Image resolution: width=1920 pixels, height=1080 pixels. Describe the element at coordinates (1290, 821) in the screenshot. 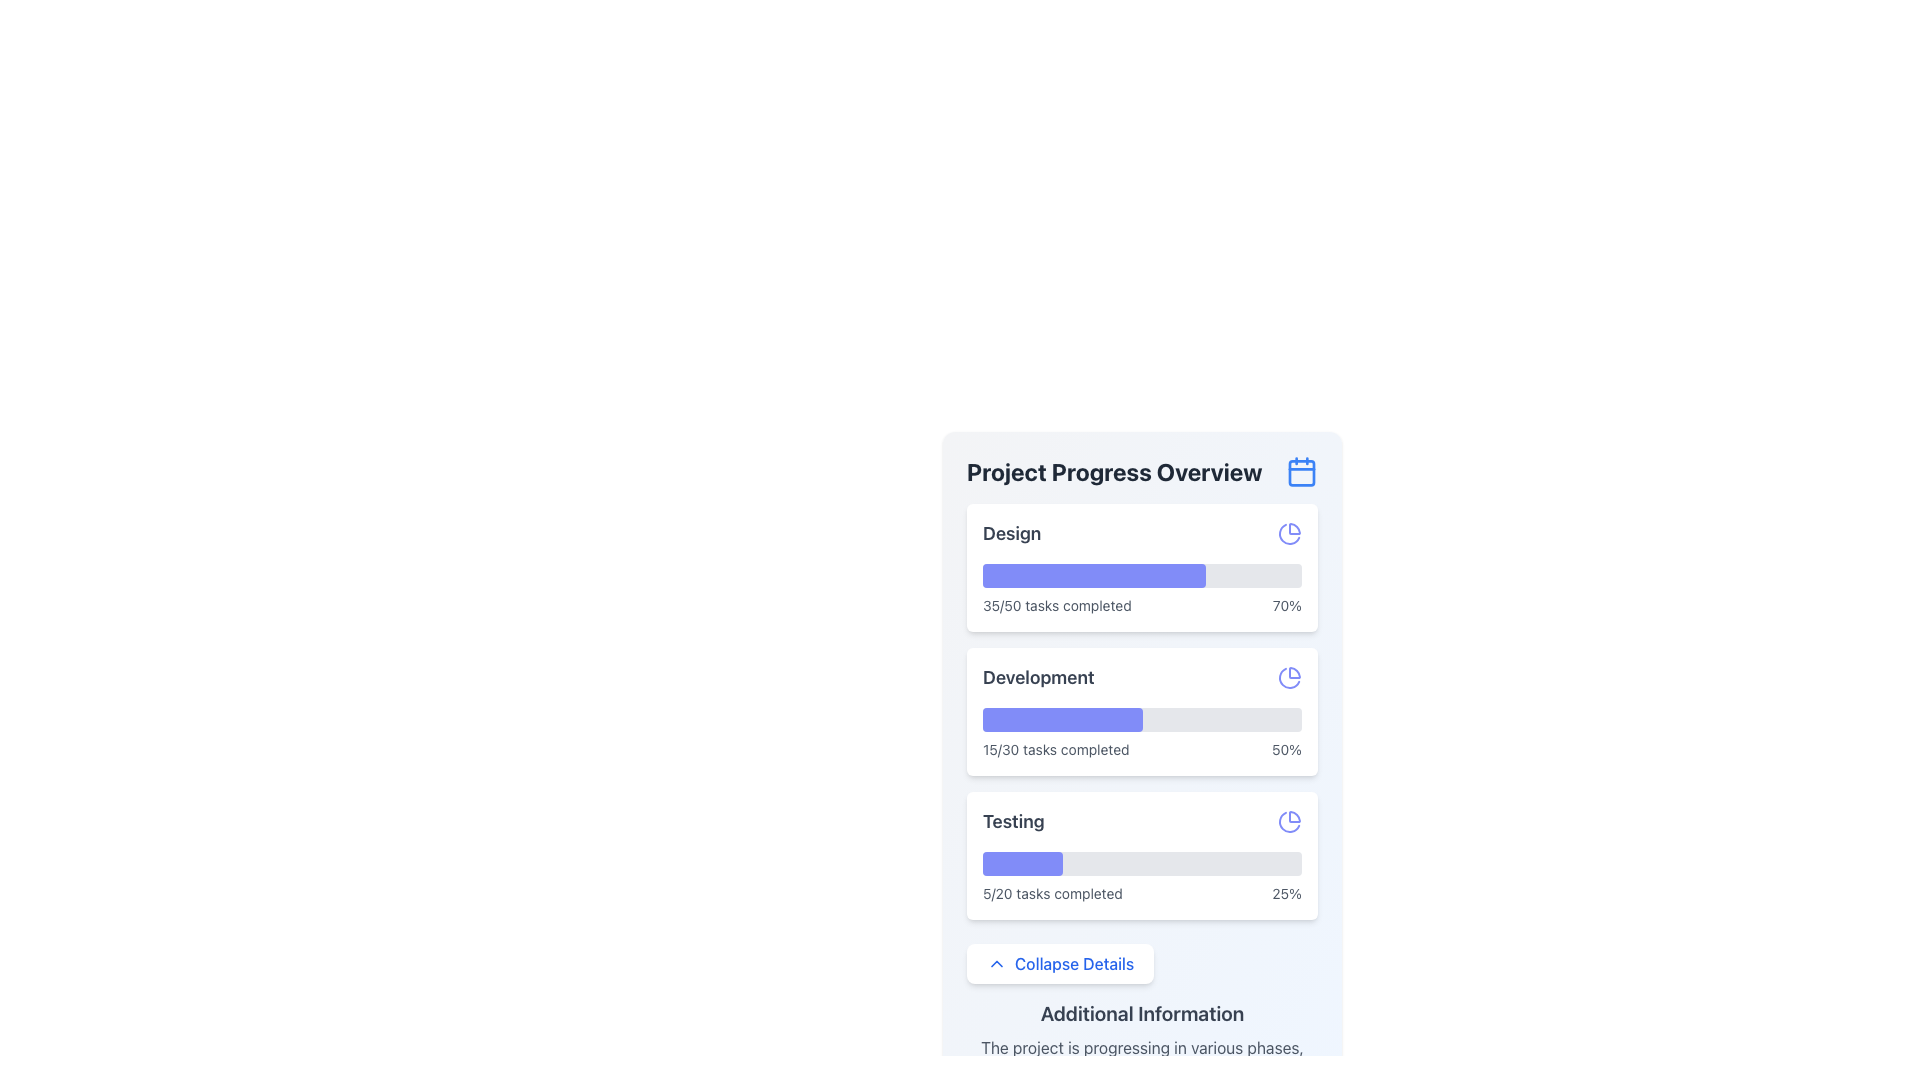

I see `the progress icon representing the 'Testing' phase in the 'Project Progress Overview' card, located on the right side of the 'Testing' section` at that location.